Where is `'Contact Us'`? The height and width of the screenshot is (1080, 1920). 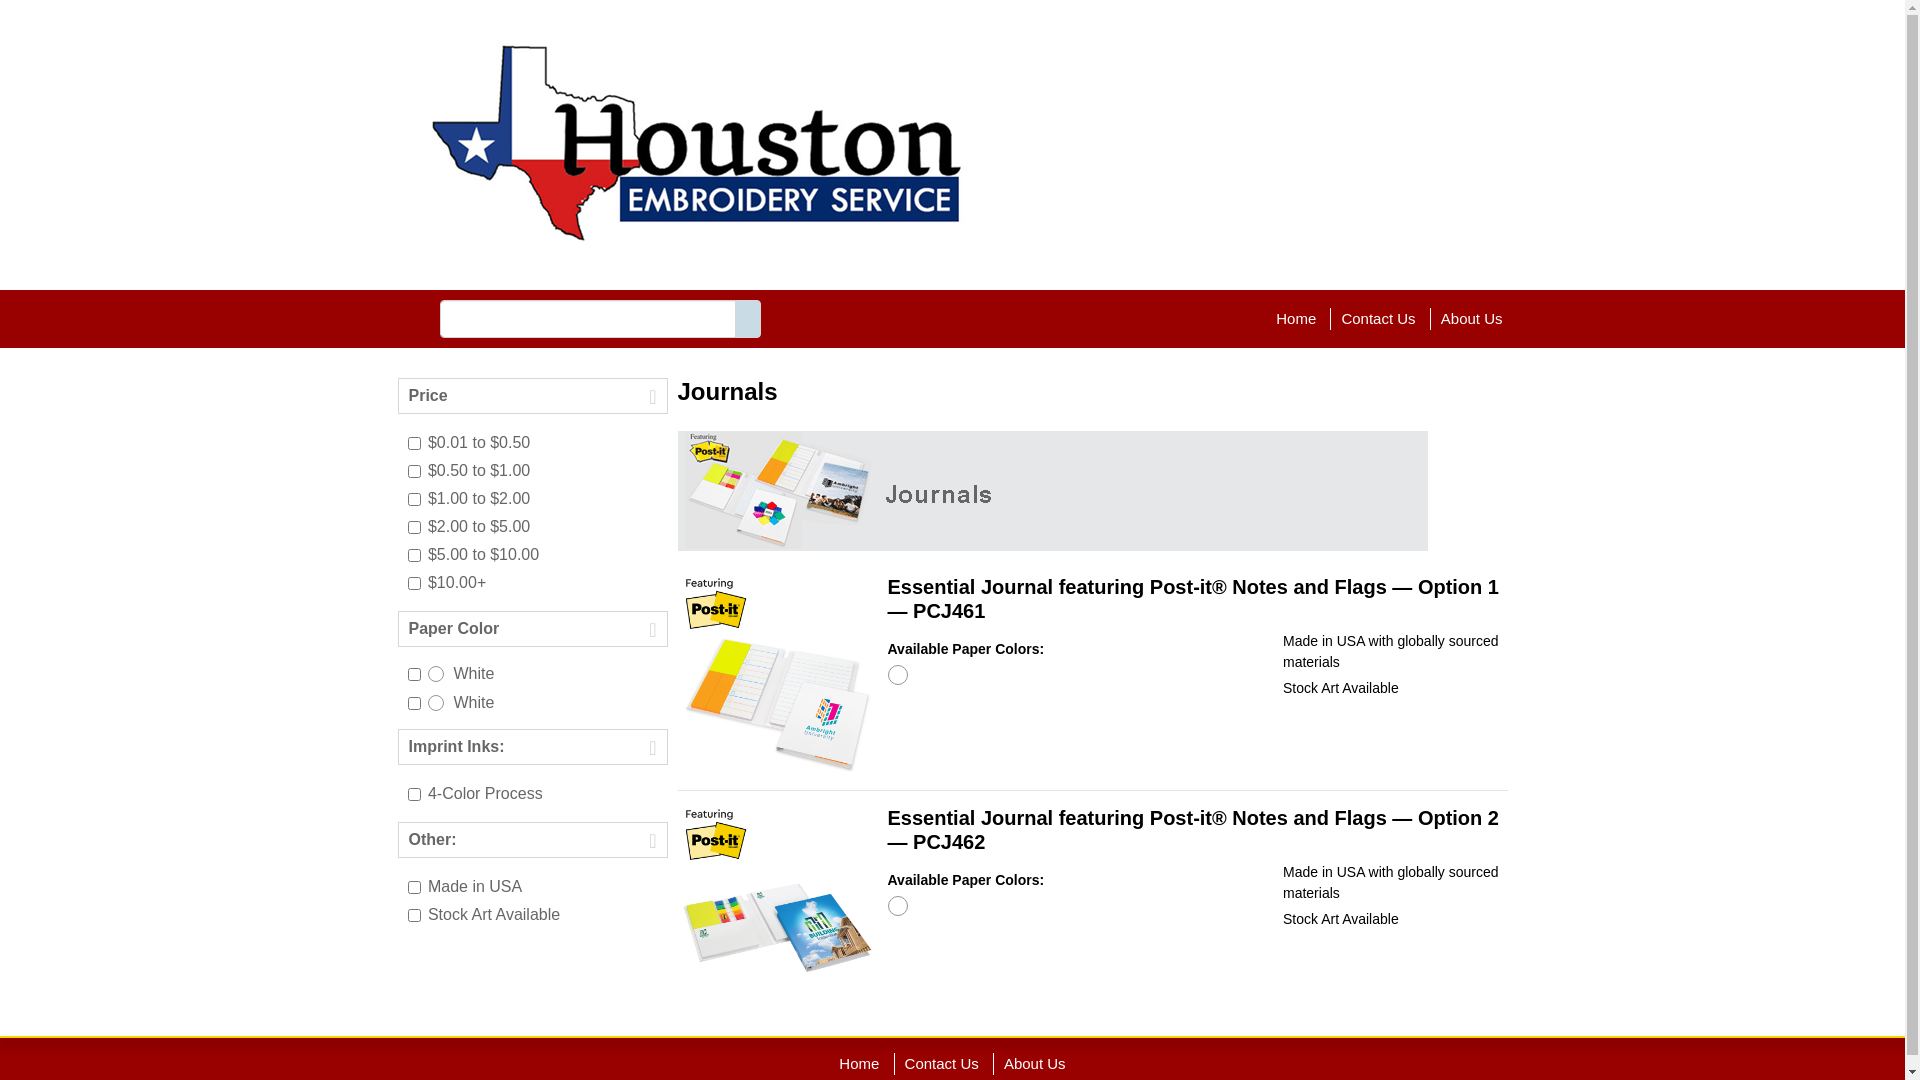 'Contact Us' is located at coordinates (1376, 317).